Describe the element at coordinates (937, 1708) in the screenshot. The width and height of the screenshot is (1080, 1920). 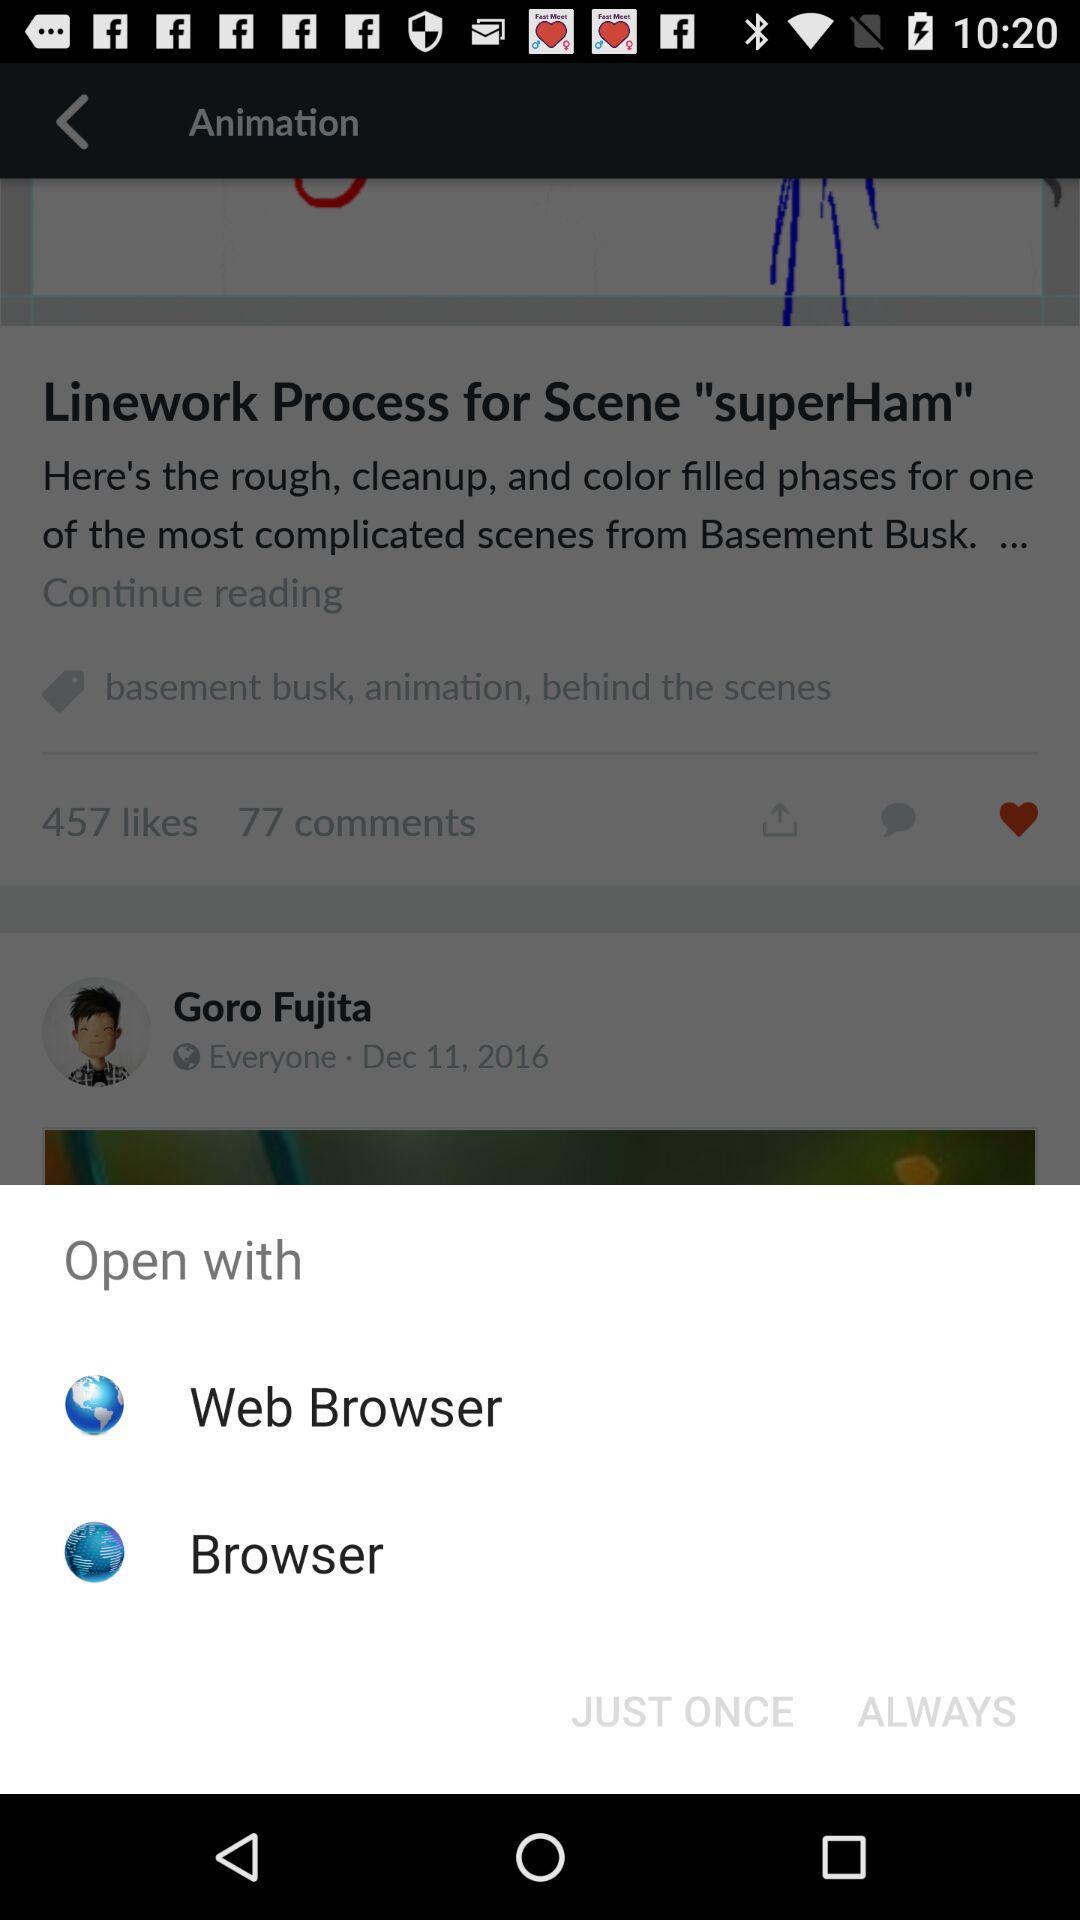
I see `always button` at that location.